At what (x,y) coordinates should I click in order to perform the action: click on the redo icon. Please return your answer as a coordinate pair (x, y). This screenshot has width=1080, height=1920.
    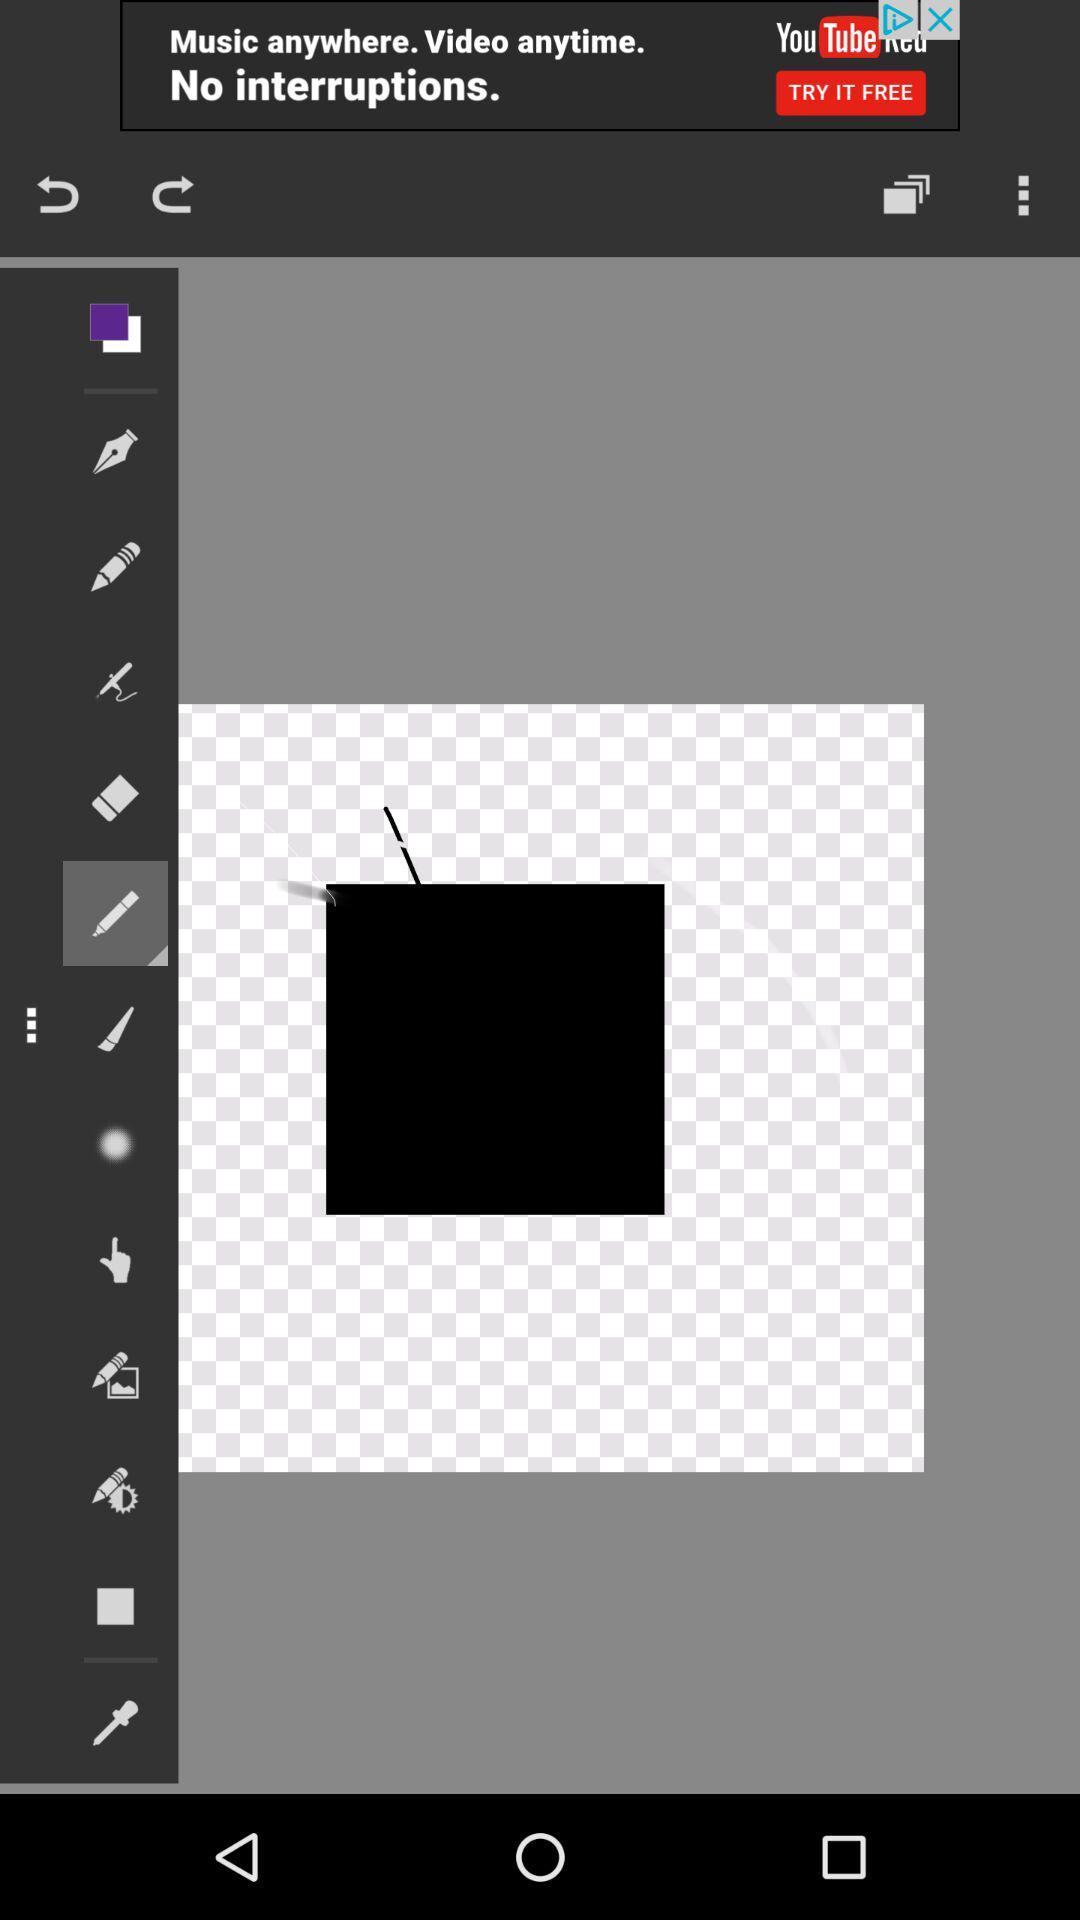
    Looking at the image, I should click on (172, 194).